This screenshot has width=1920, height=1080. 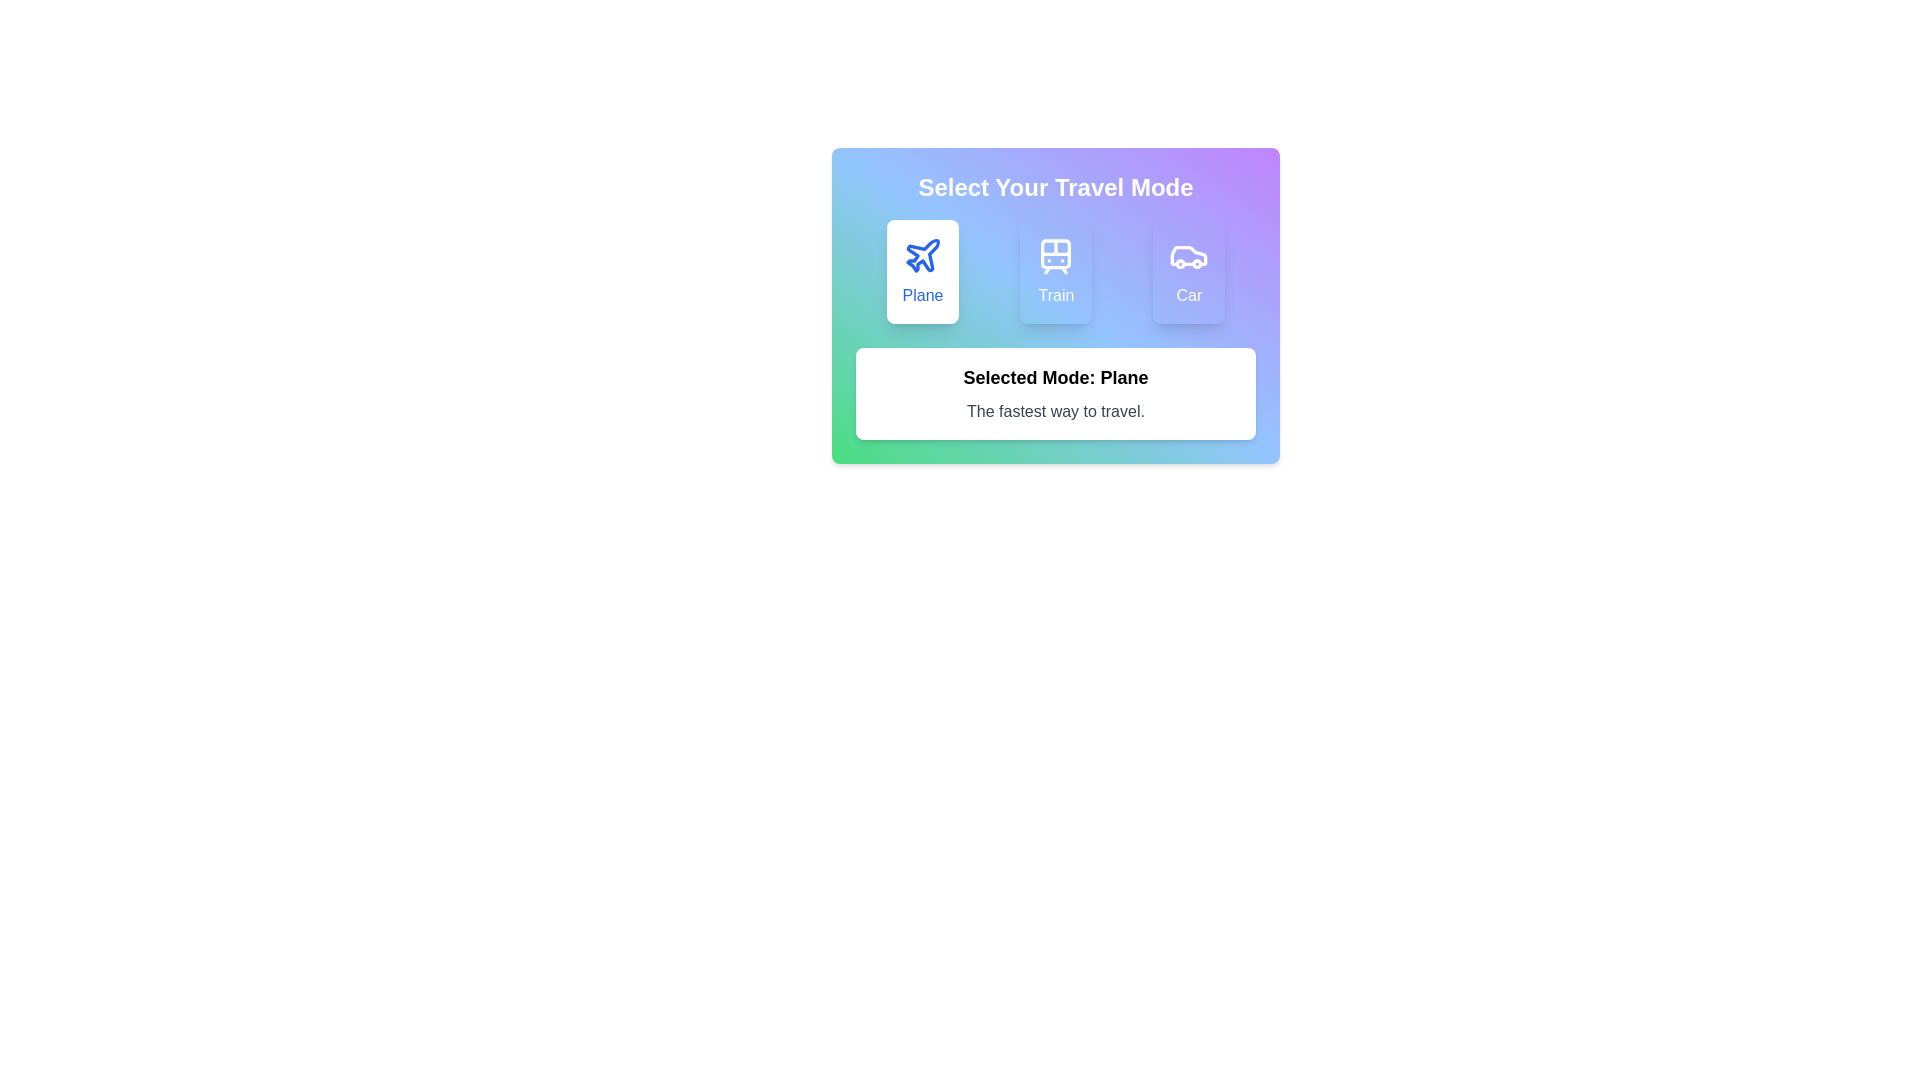 What do you see at coordinates (1189, 272) in the screenshot?
I see `the button for the travel mode Car` at bounding box center [1189, 272].